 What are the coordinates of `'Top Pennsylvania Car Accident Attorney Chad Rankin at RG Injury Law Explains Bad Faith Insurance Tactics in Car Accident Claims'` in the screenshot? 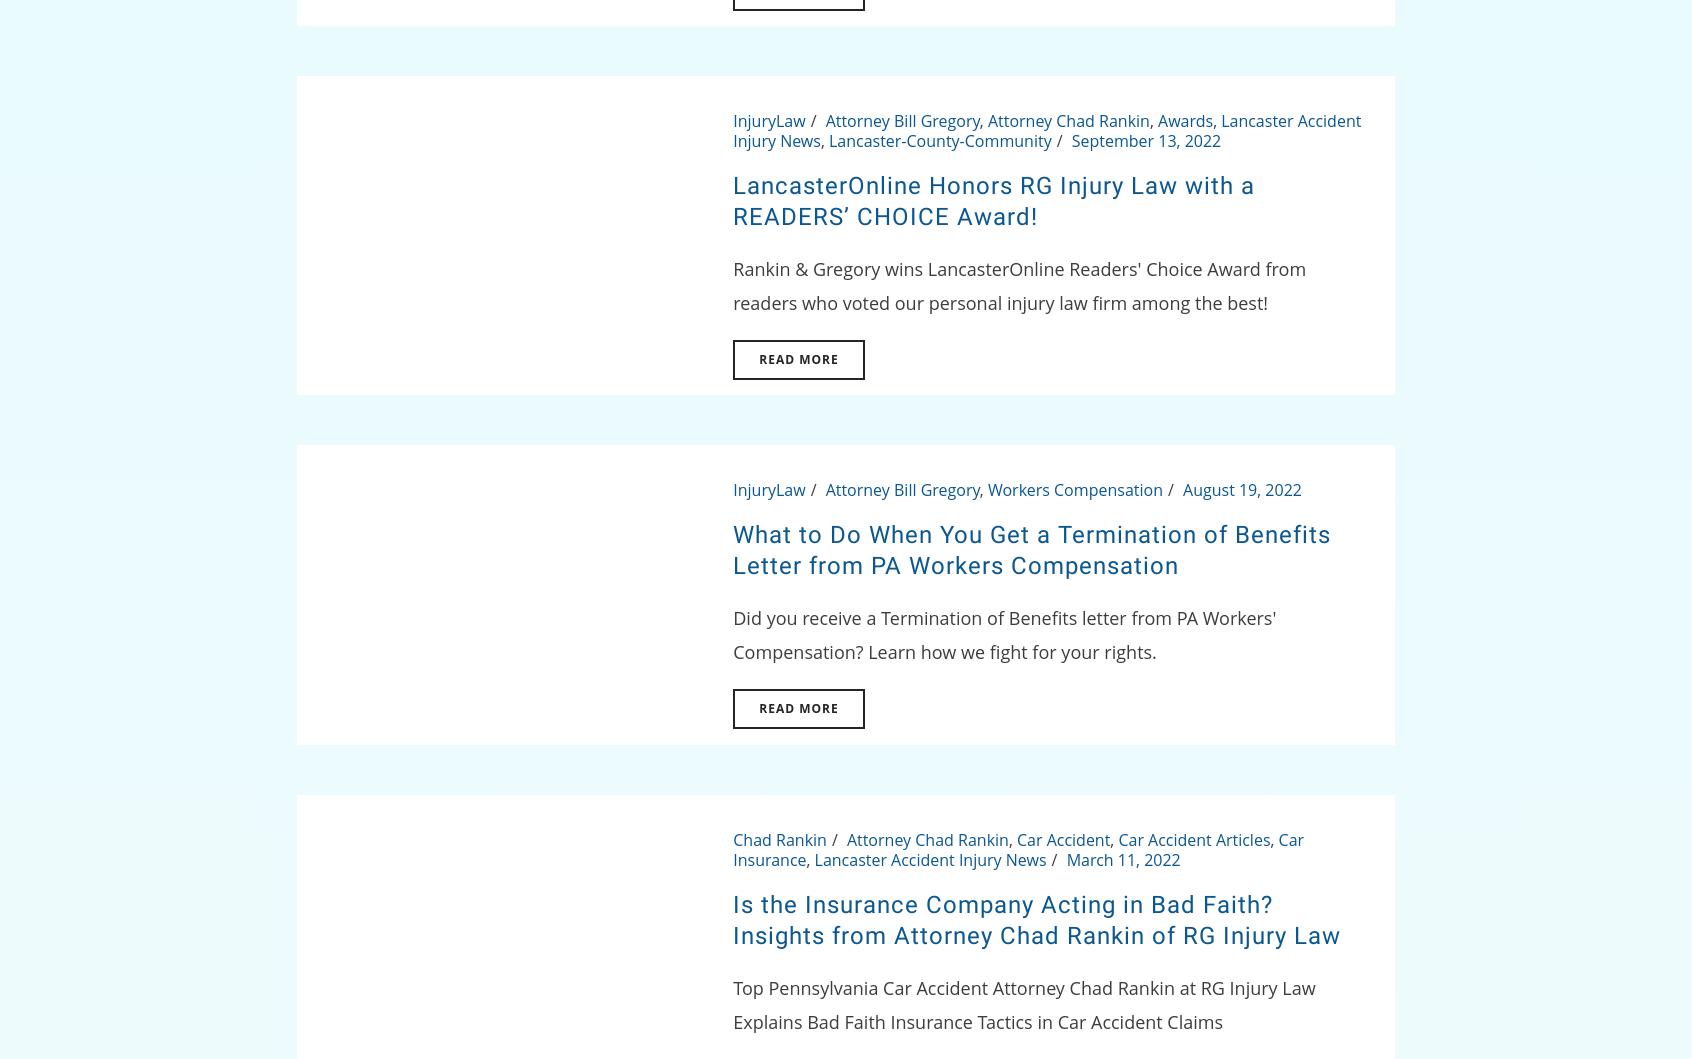 It's located at (1022, 1003).